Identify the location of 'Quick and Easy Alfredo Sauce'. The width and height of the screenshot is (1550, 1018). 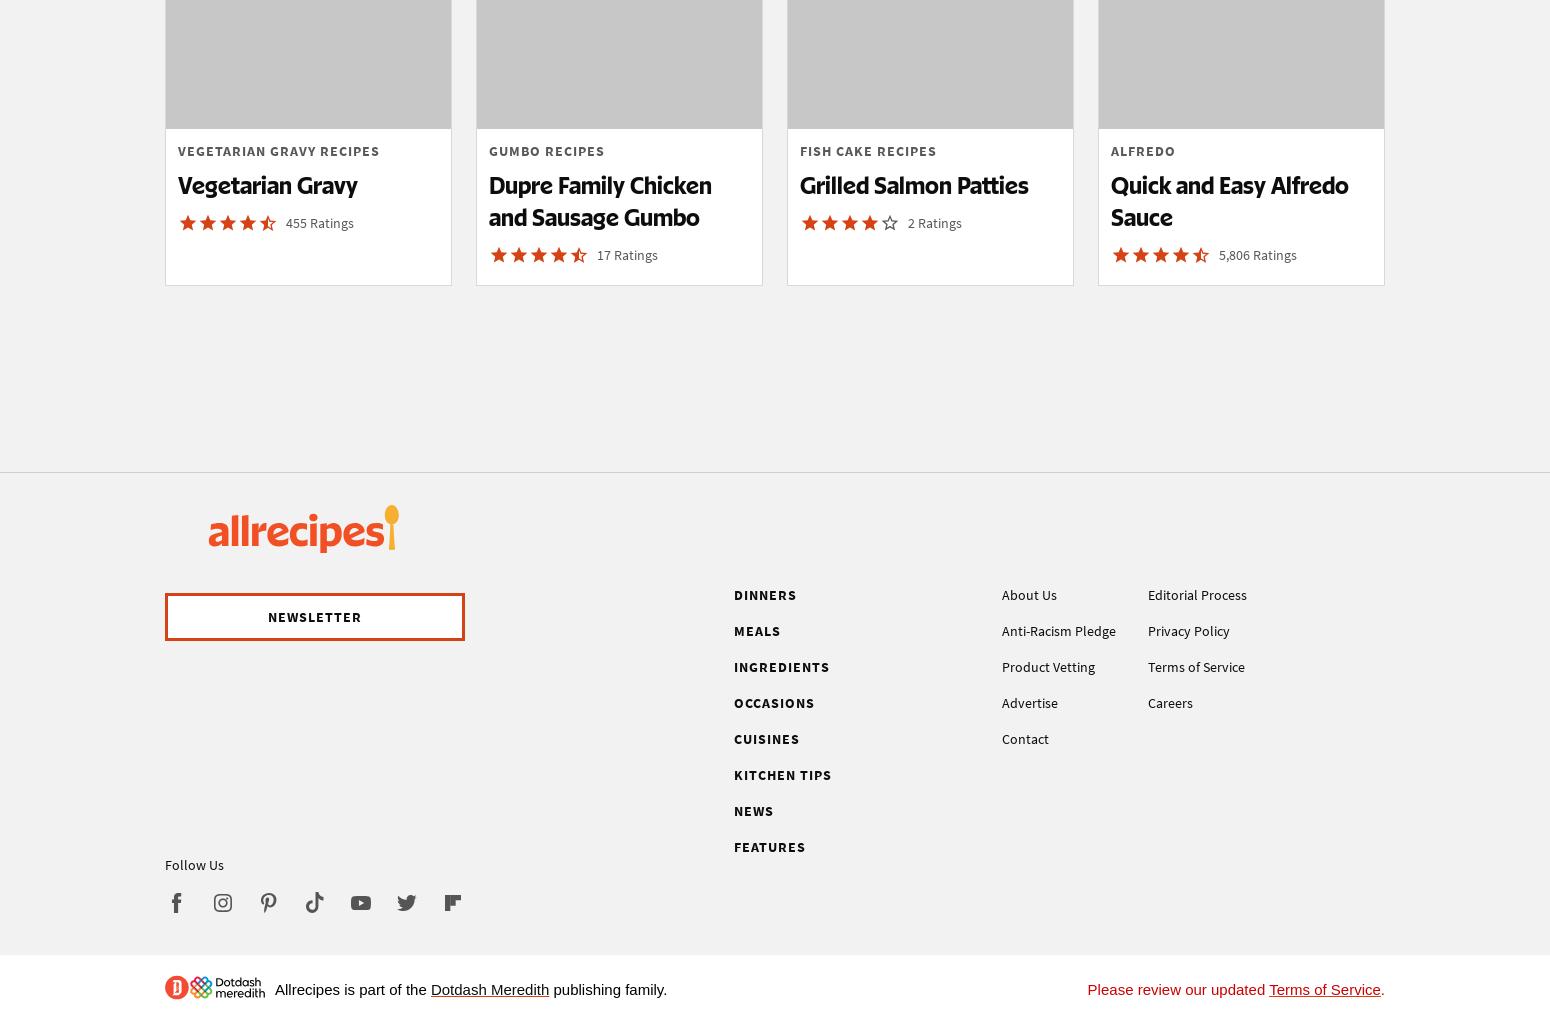
(1110, 200).